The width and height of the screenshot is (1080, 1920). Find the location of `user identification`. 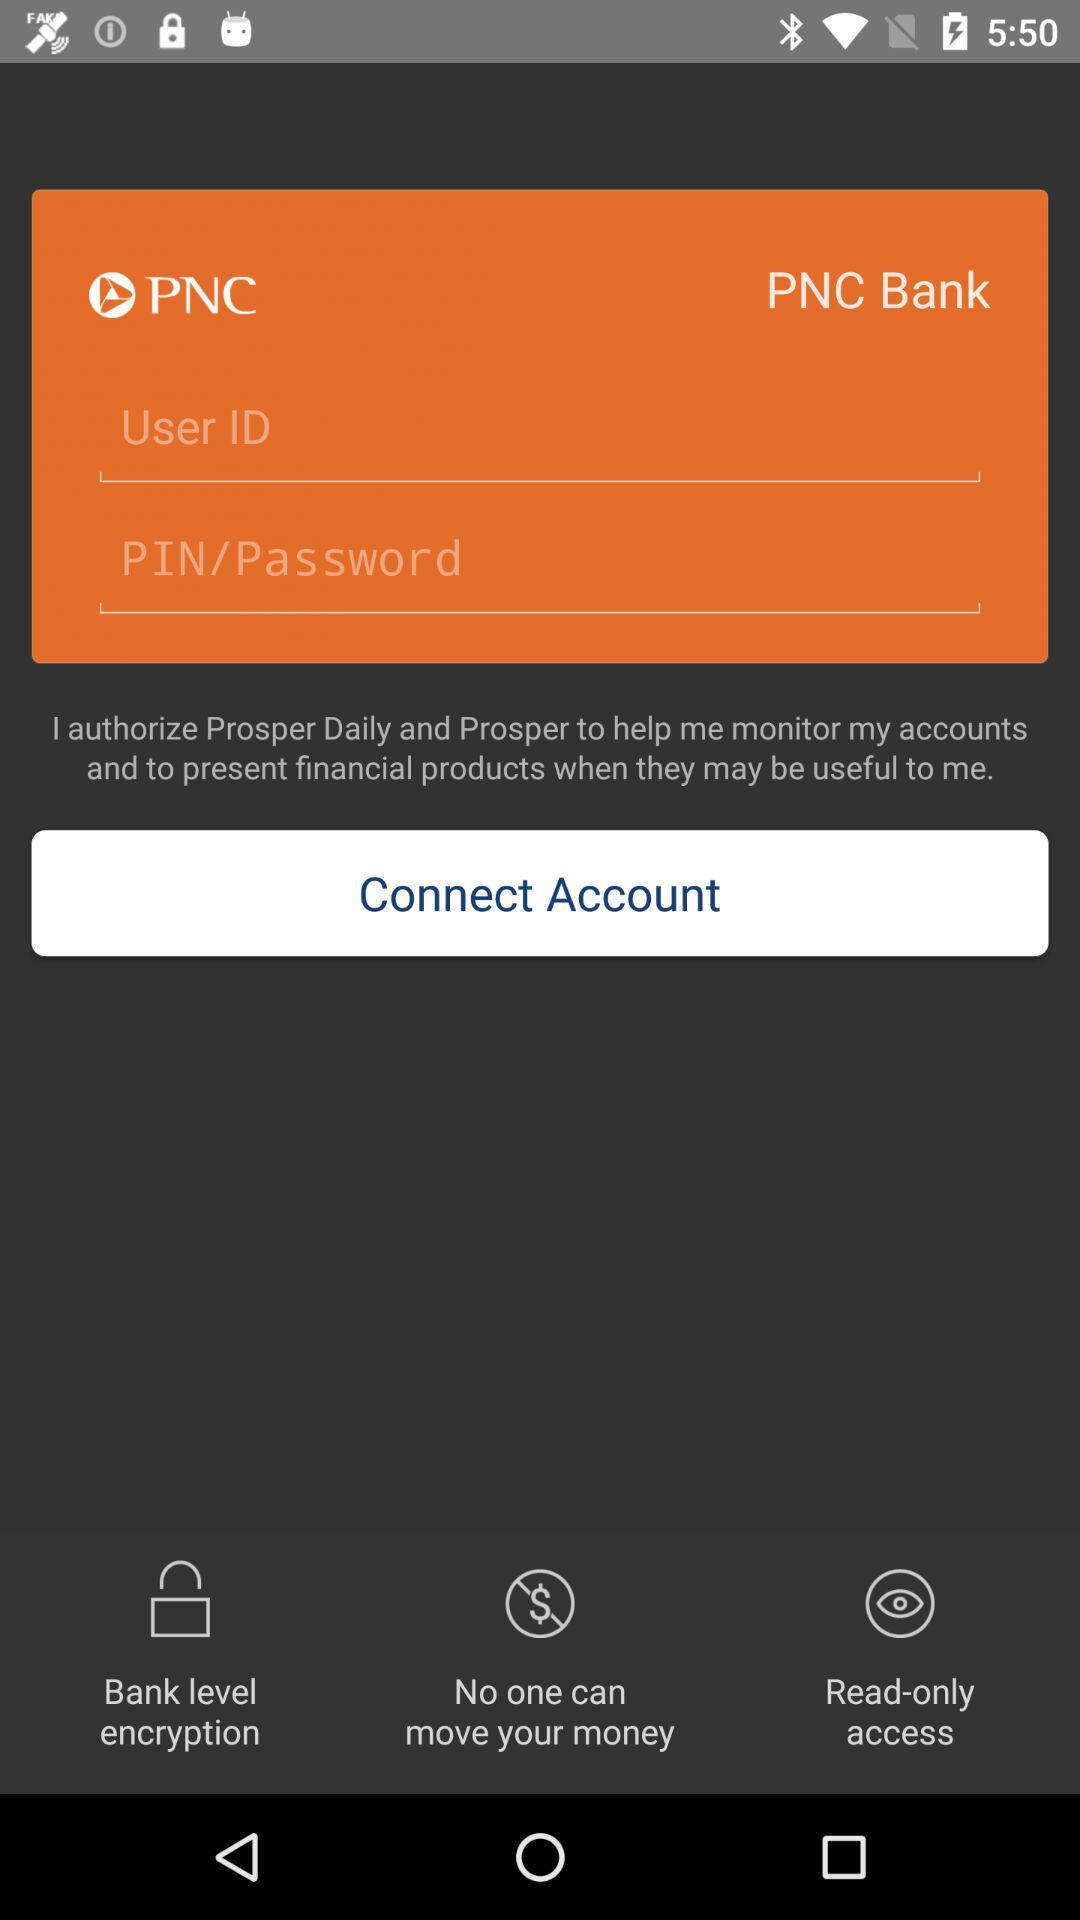

user identification is located at coordinates (540, 426).